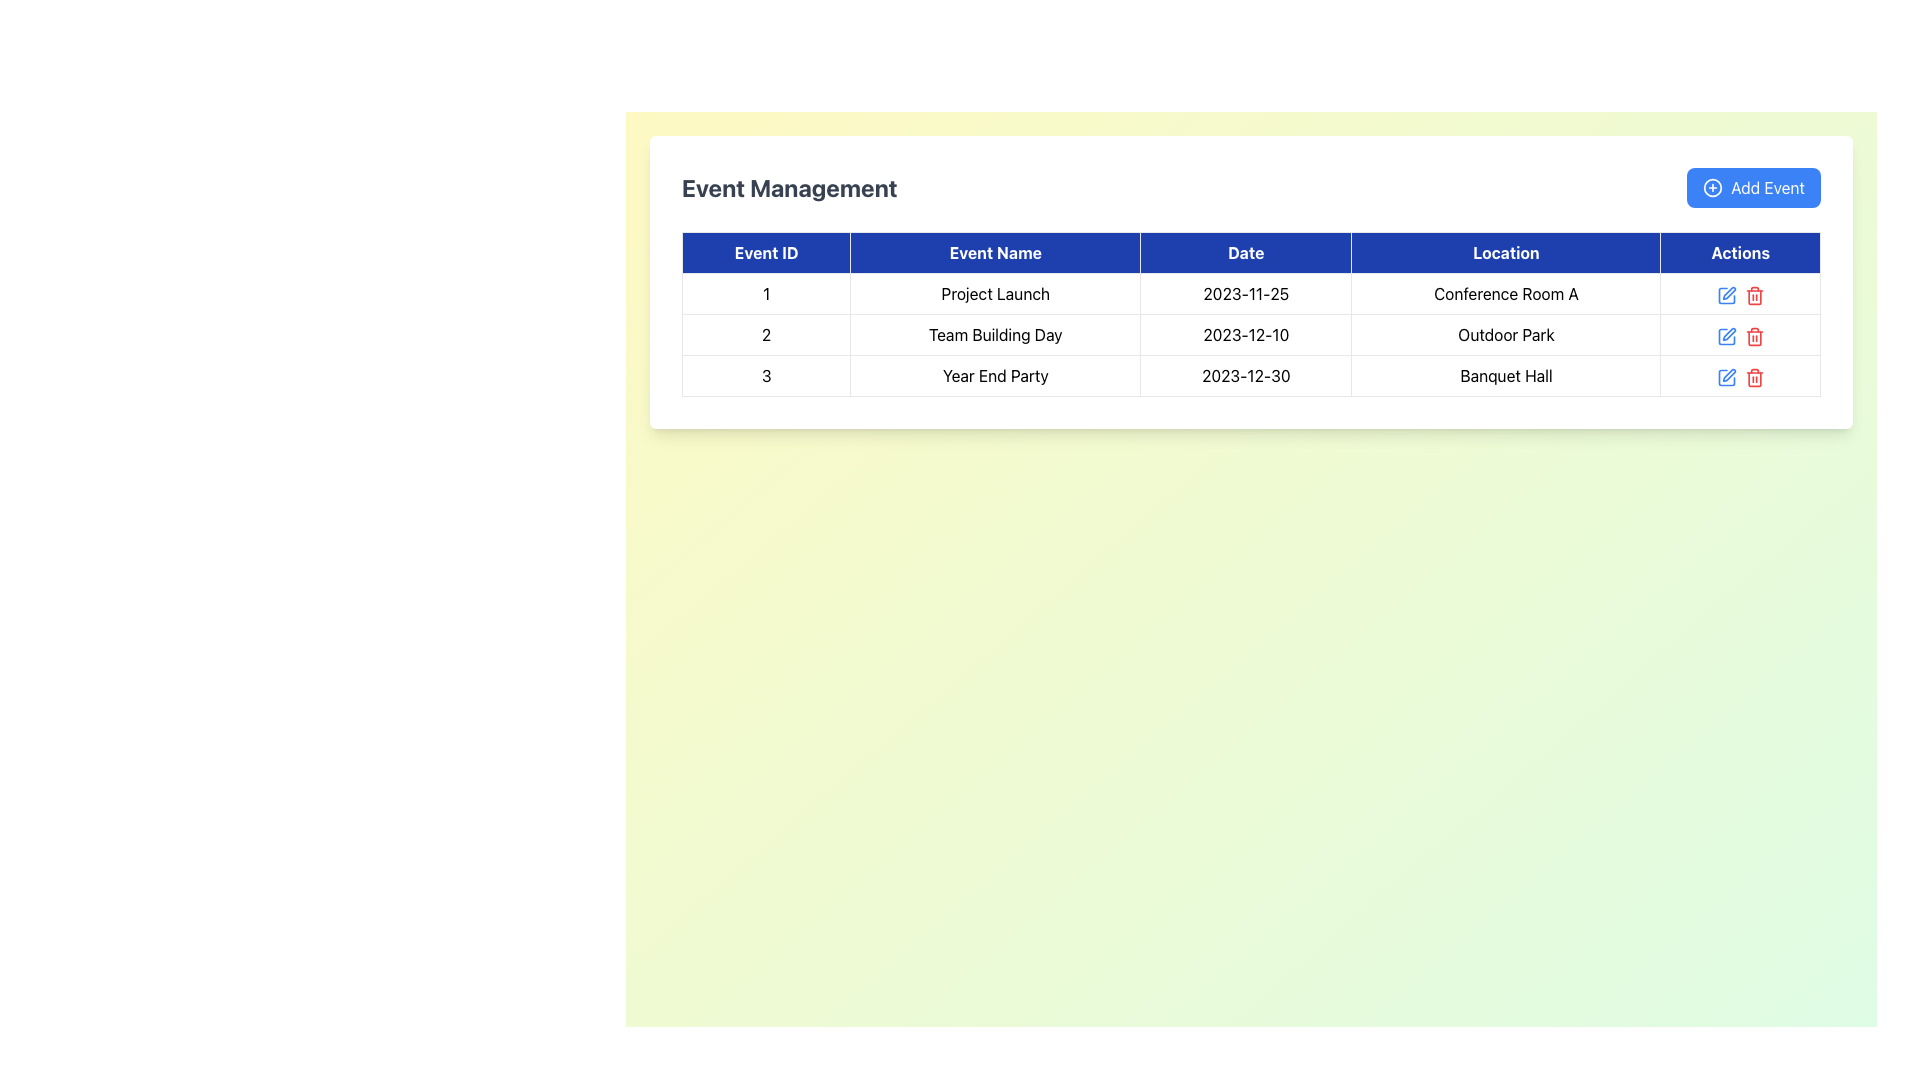  I want to click on date displayed in the text label that shows the date for the event 'Project Launch', located in the third column of the first row of the table beneath the 'Date' header, so click(1245, 293).